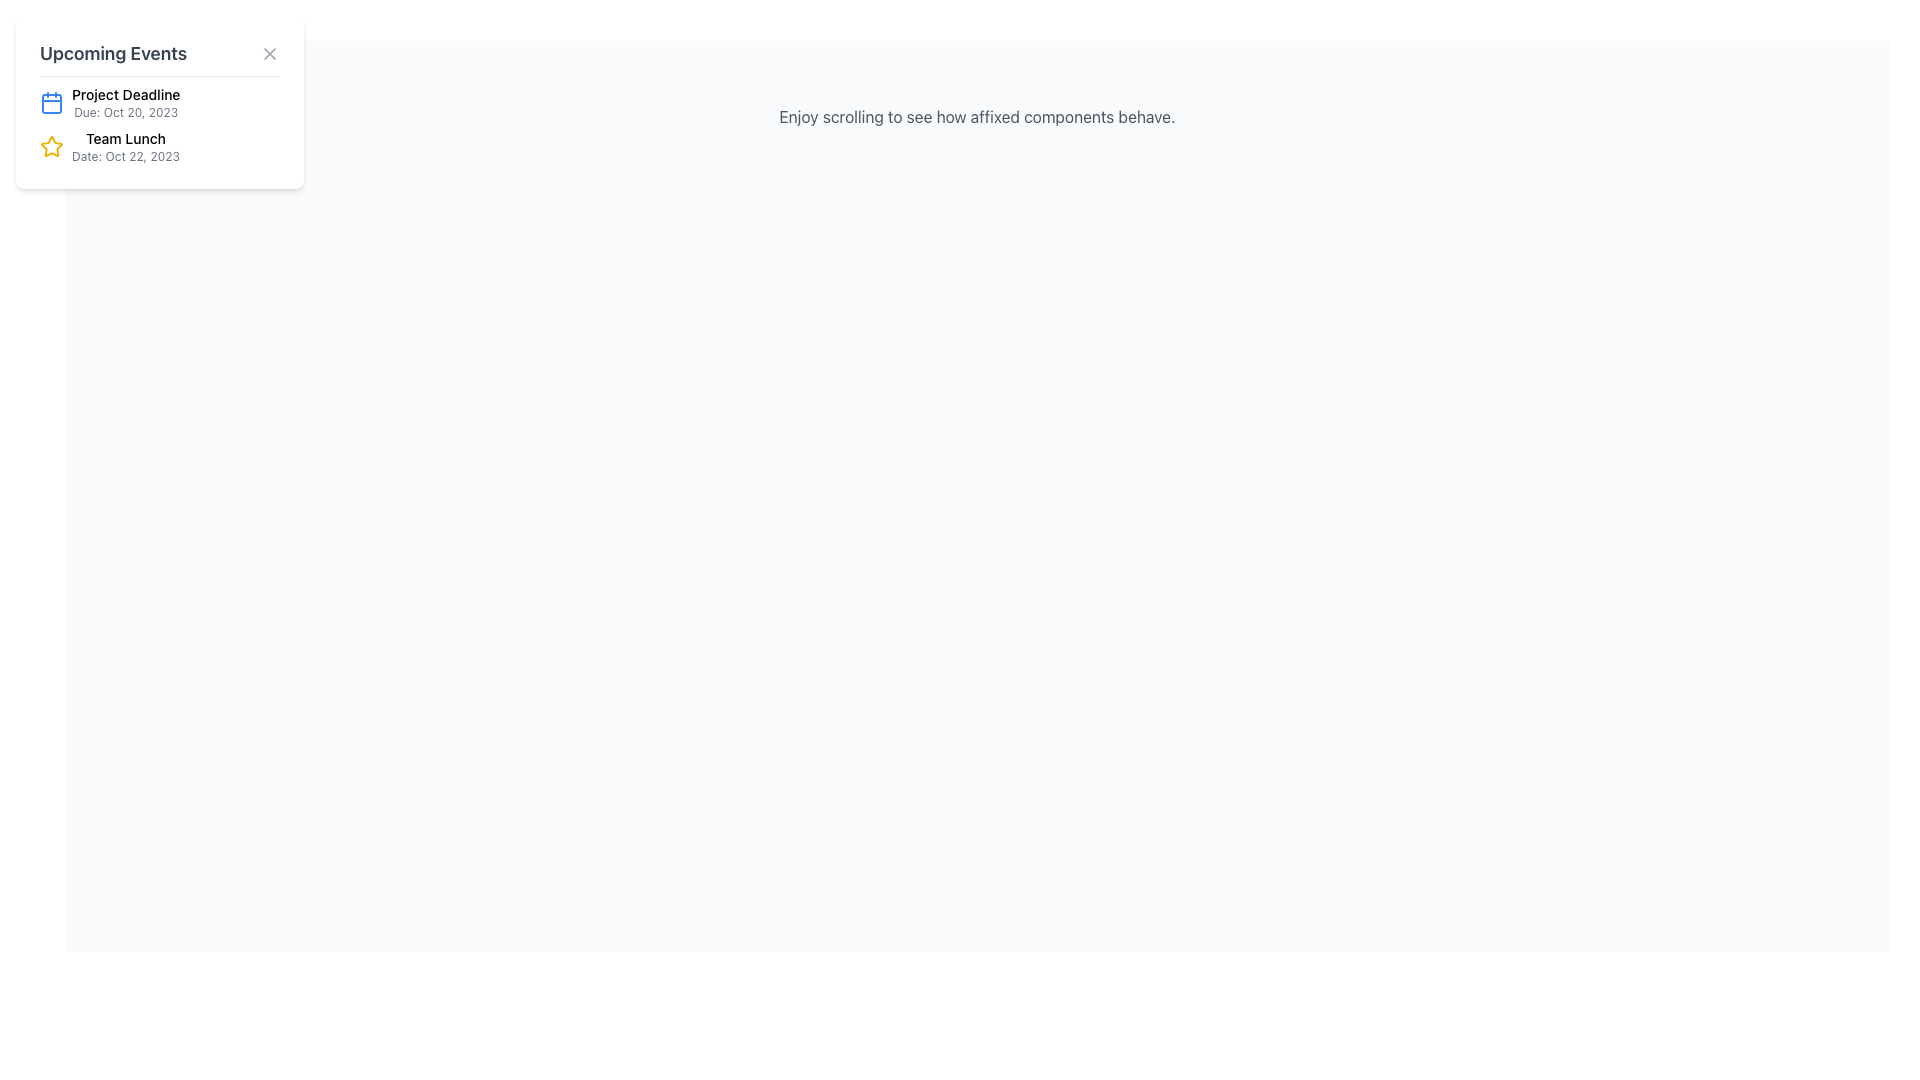  Describe the element at coordinates (52, 104) in the screenshot. I see `the calendar icon representing the 'Project Deadline' event in the 'Upcoming Events' list` at that location.